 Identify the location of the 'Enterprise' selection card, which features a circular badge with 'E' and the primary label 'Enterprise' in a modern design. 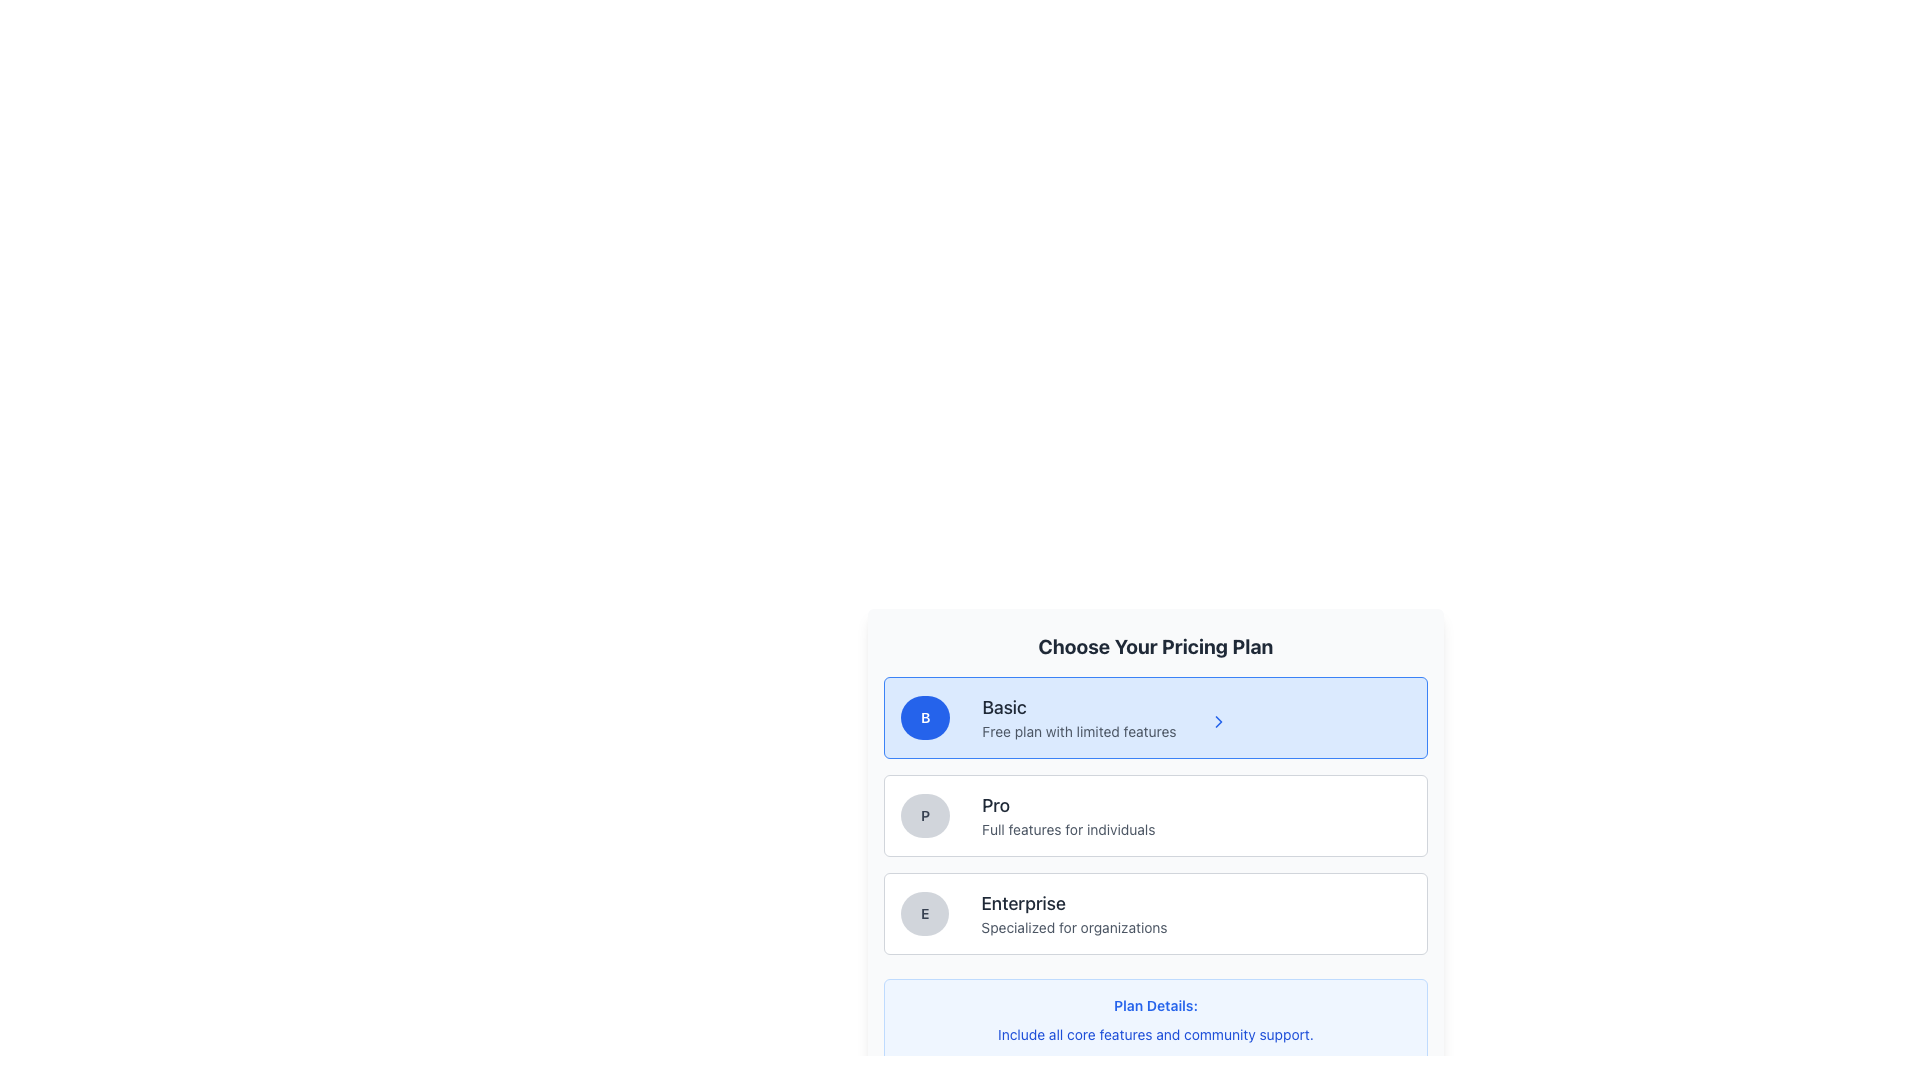
(1156, 914).